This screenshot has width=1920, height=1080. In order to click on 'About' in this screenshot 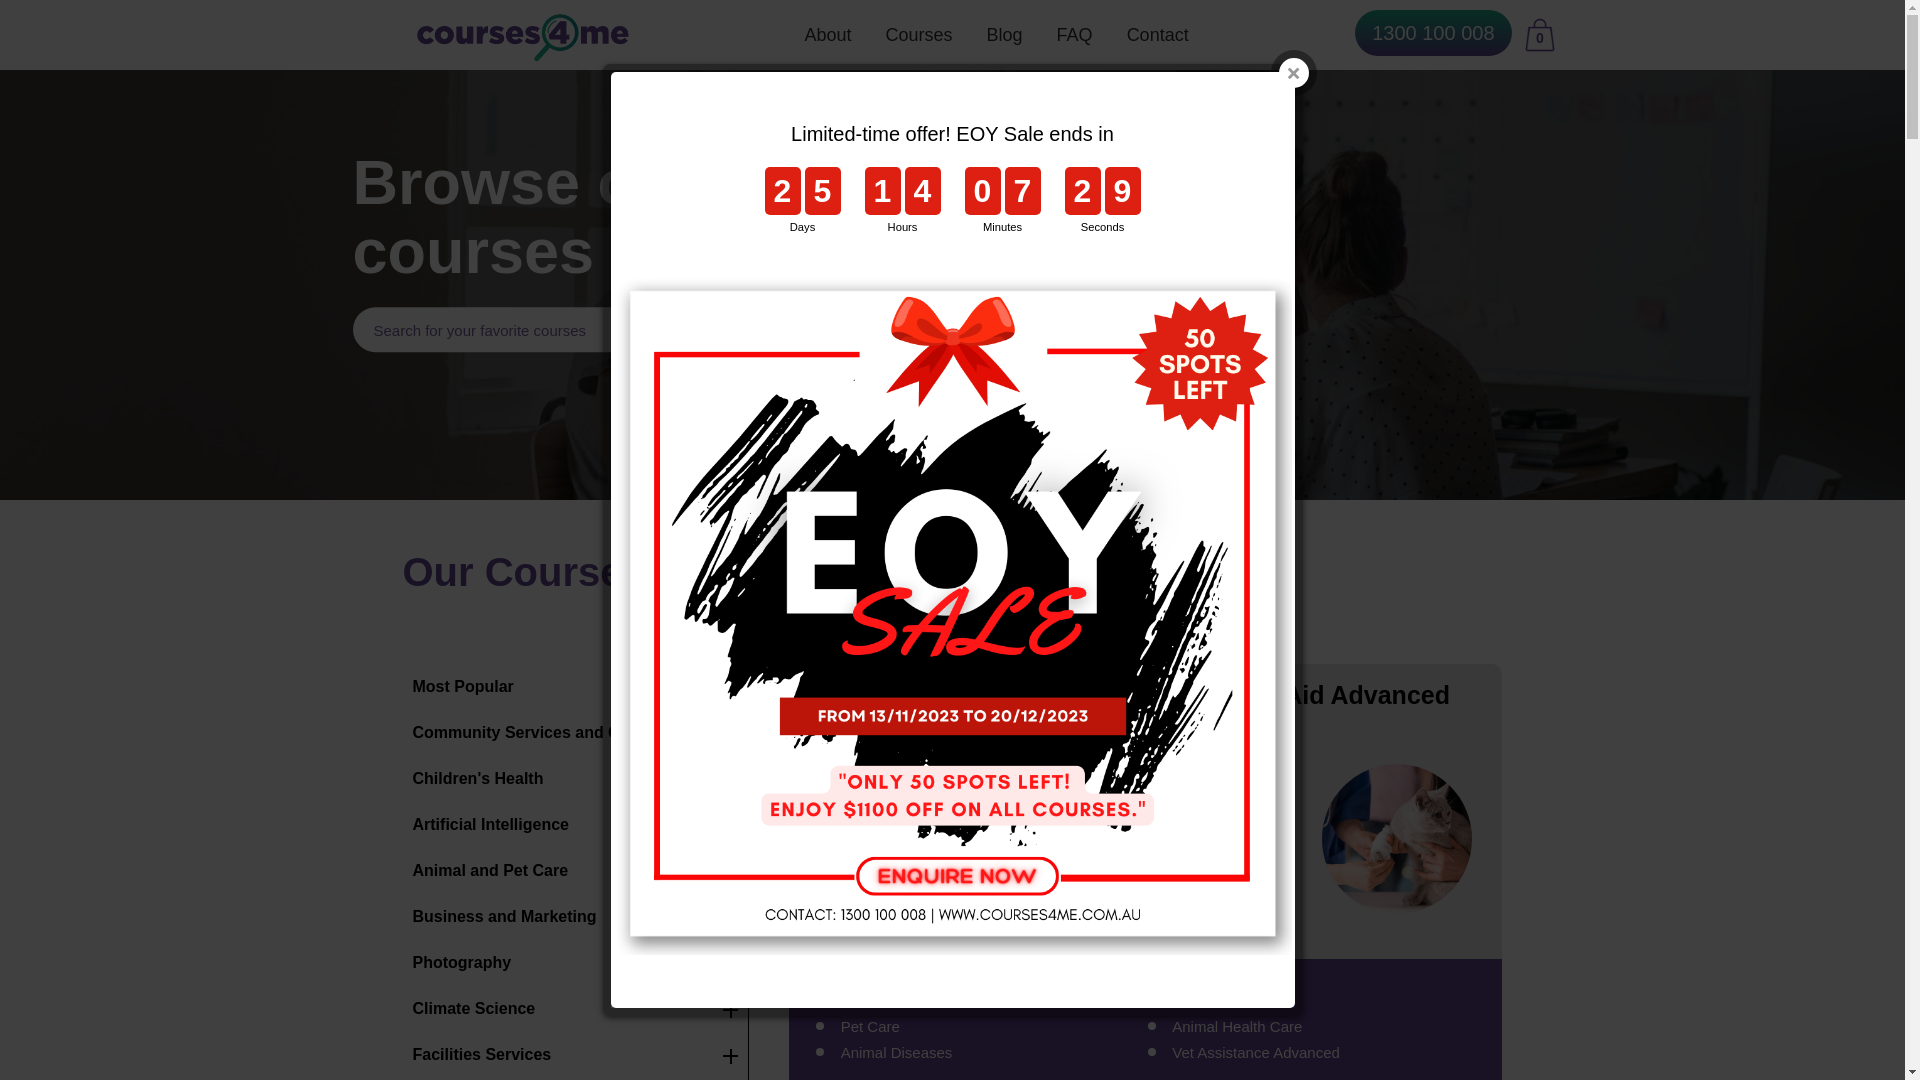, I will do `click(828, 34)`.